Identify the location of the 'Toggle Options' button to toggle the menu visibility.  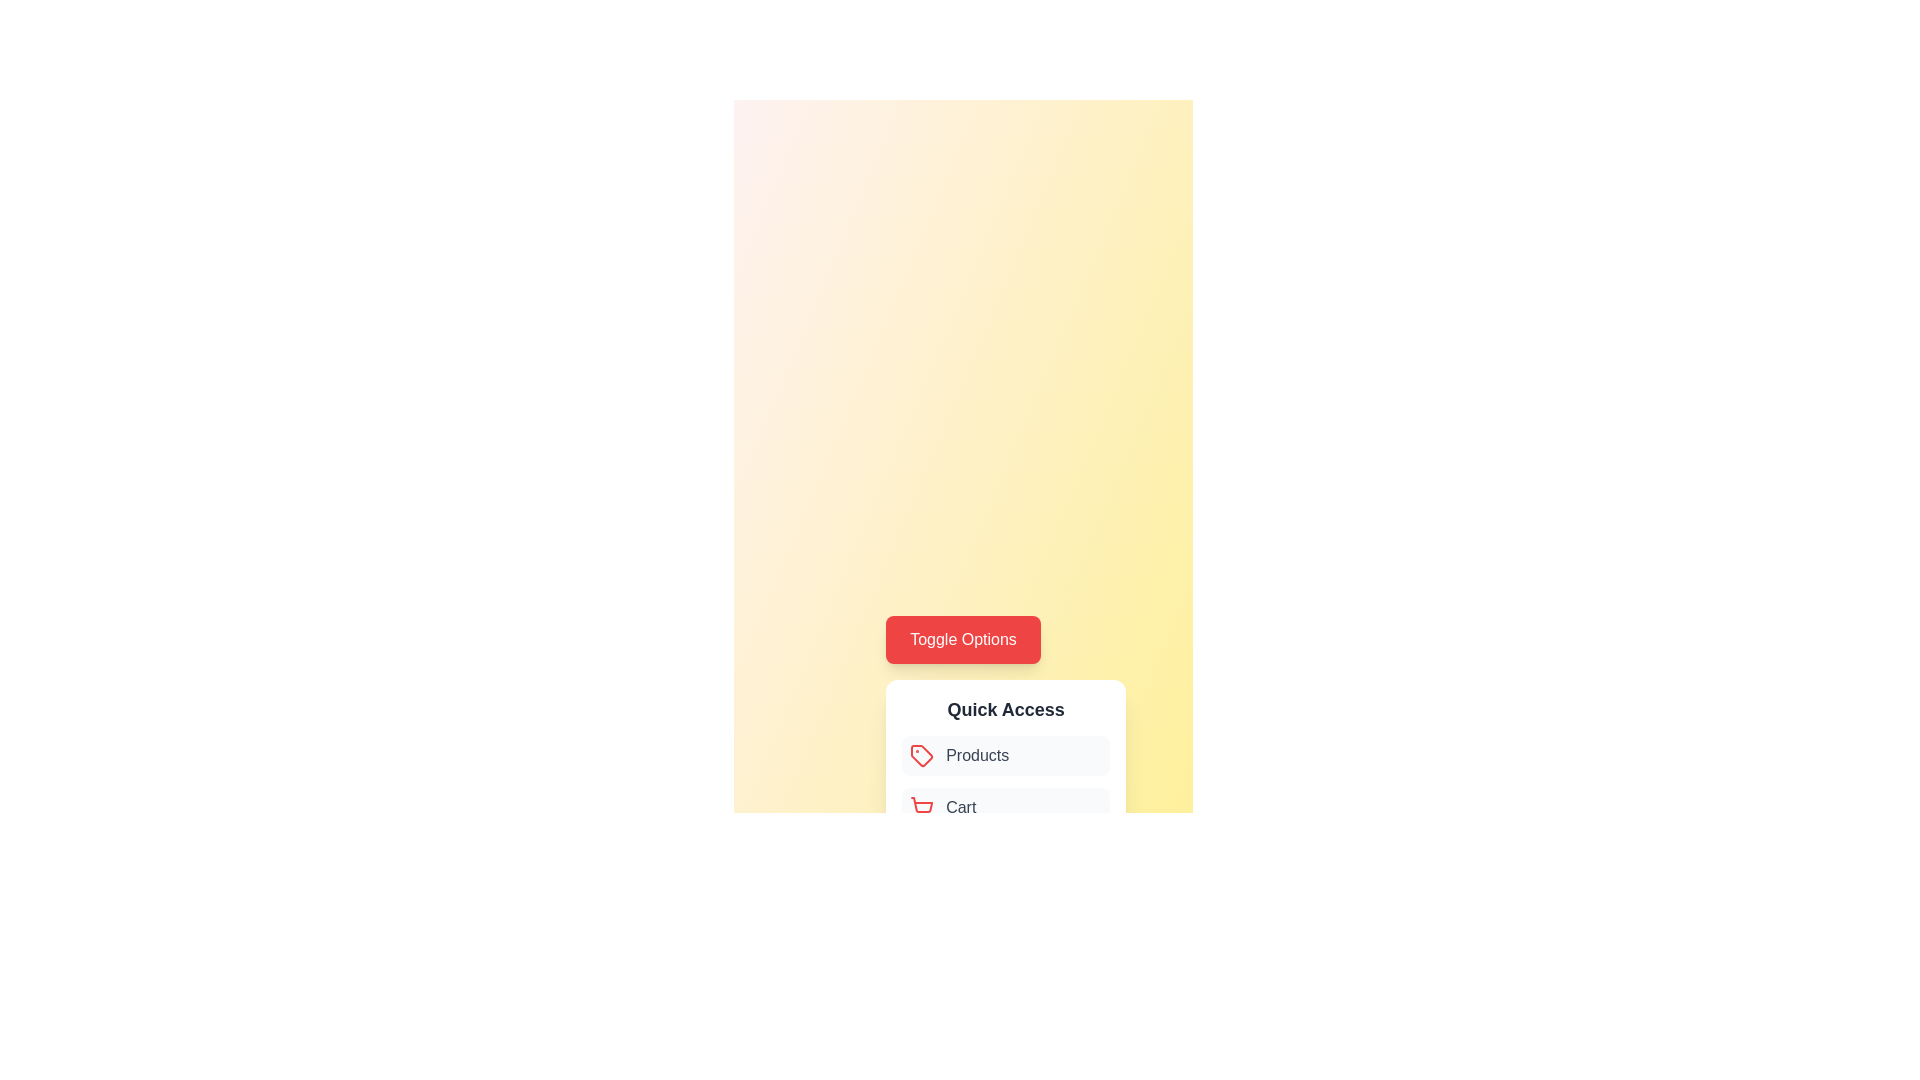
(963, 640).